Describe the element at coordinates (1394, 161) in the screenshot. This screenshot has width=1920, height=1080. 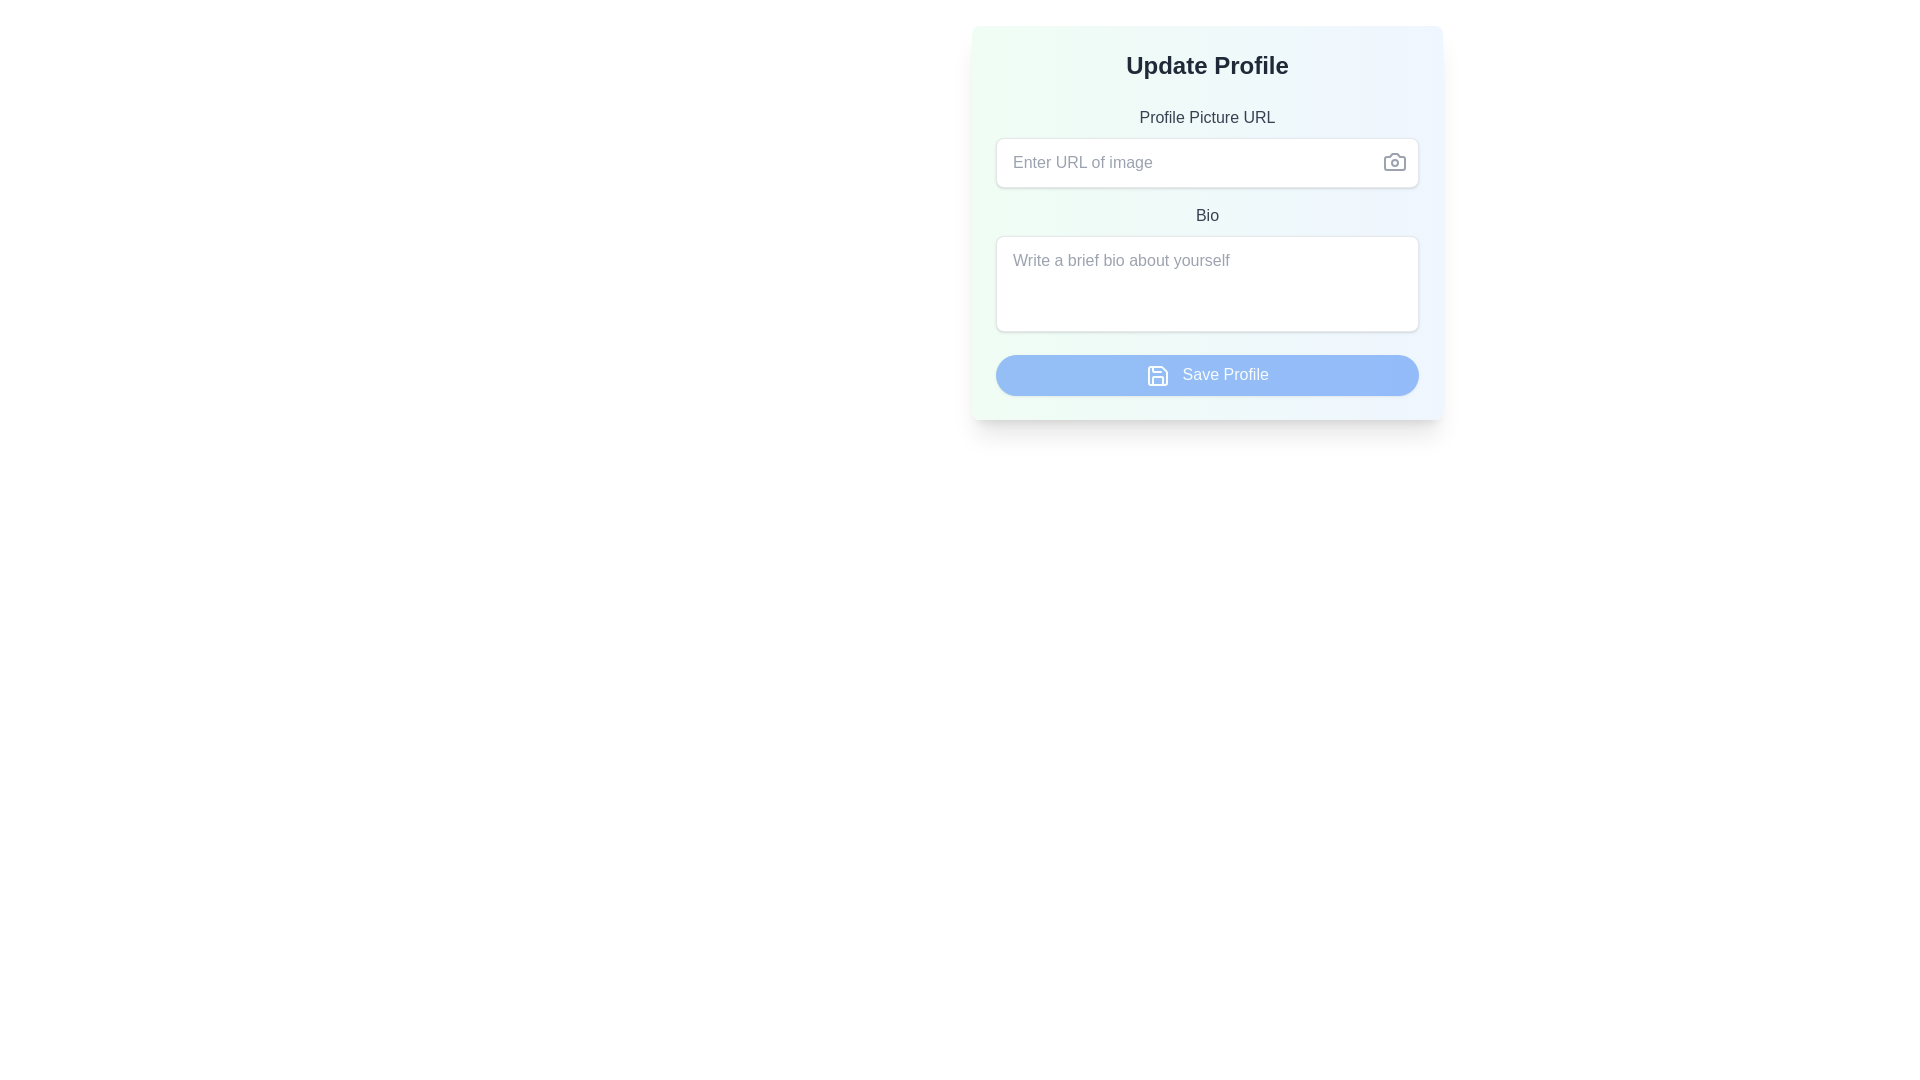
I see `the camera icon located at the top-right of the input field for 'Profile Picture URL'` at that location.